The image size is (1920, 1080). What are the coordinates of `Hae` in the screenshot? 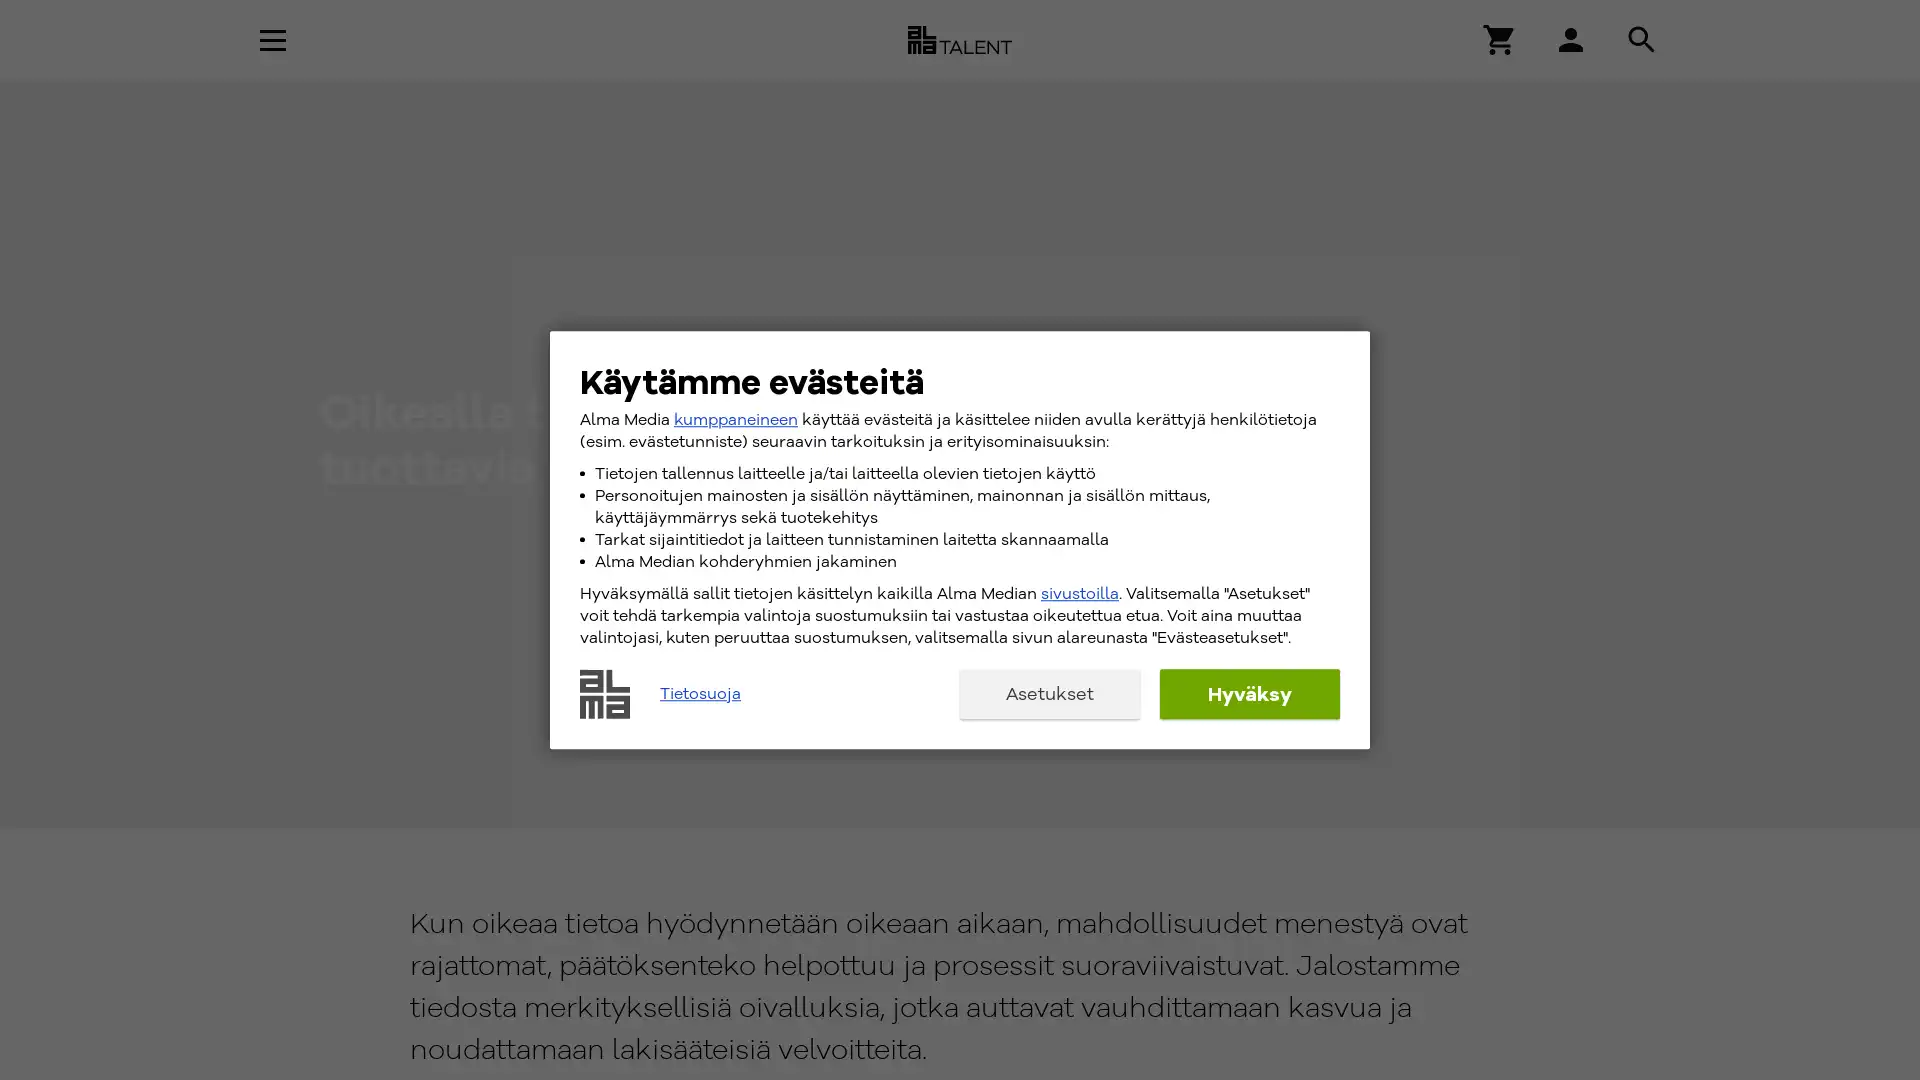 It's located at (1569, 39).